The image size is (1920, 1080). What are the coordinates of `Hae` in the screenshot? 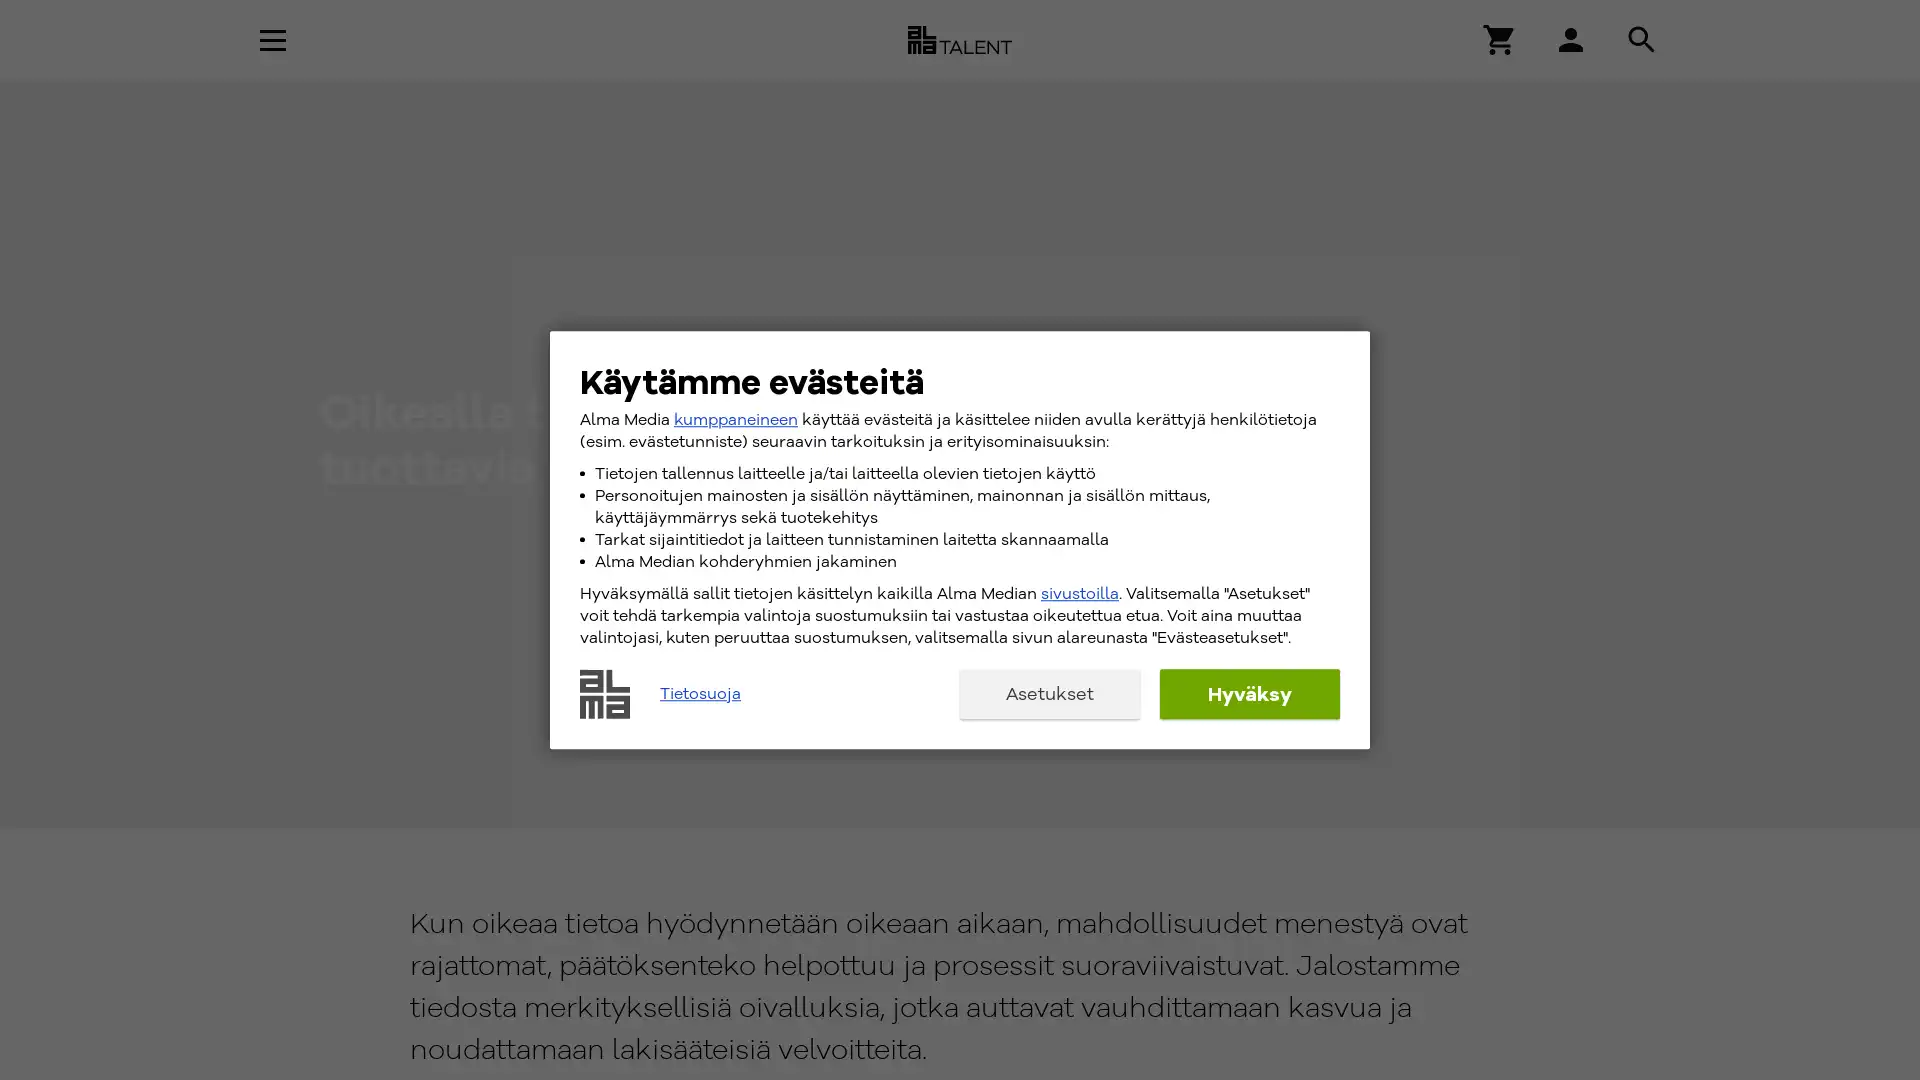 It's located at (1569, 39).